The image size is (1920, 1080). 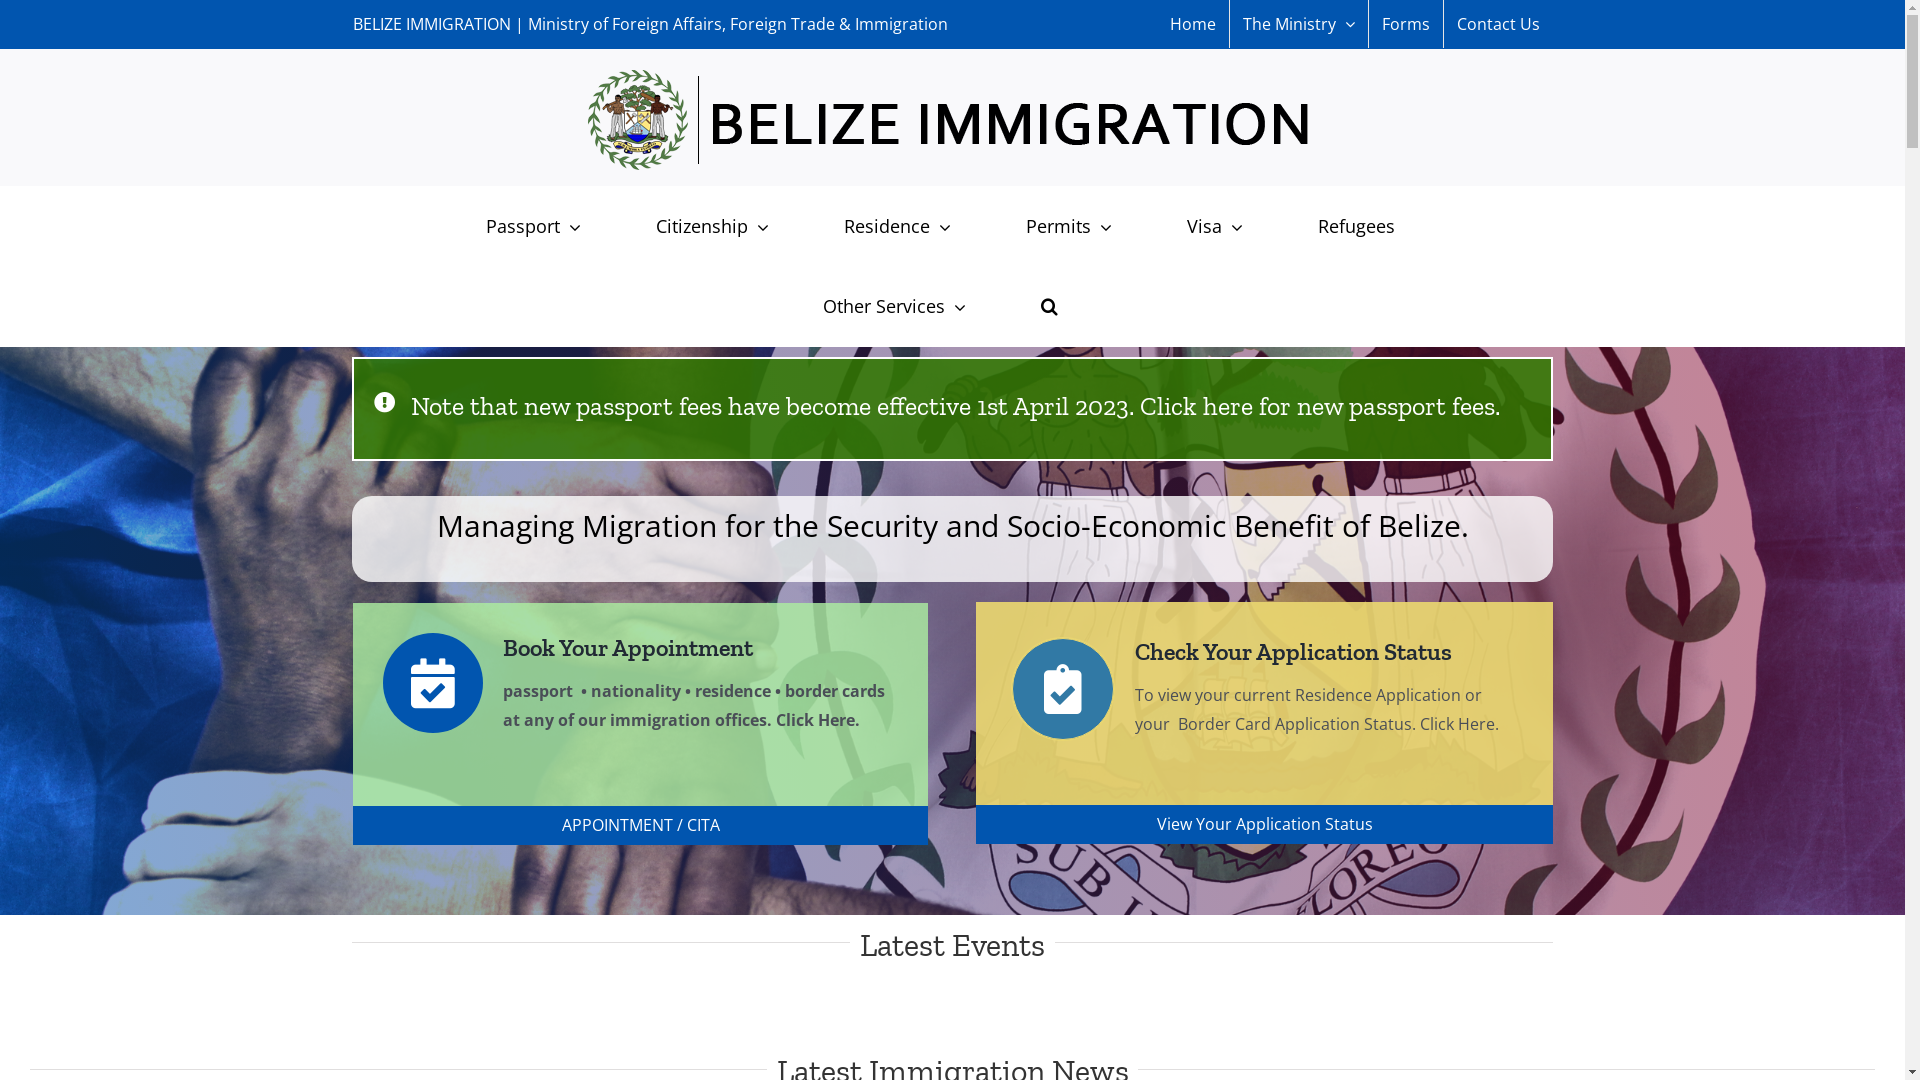 I want to click on 'Visa', so click(x=1213, y=225).